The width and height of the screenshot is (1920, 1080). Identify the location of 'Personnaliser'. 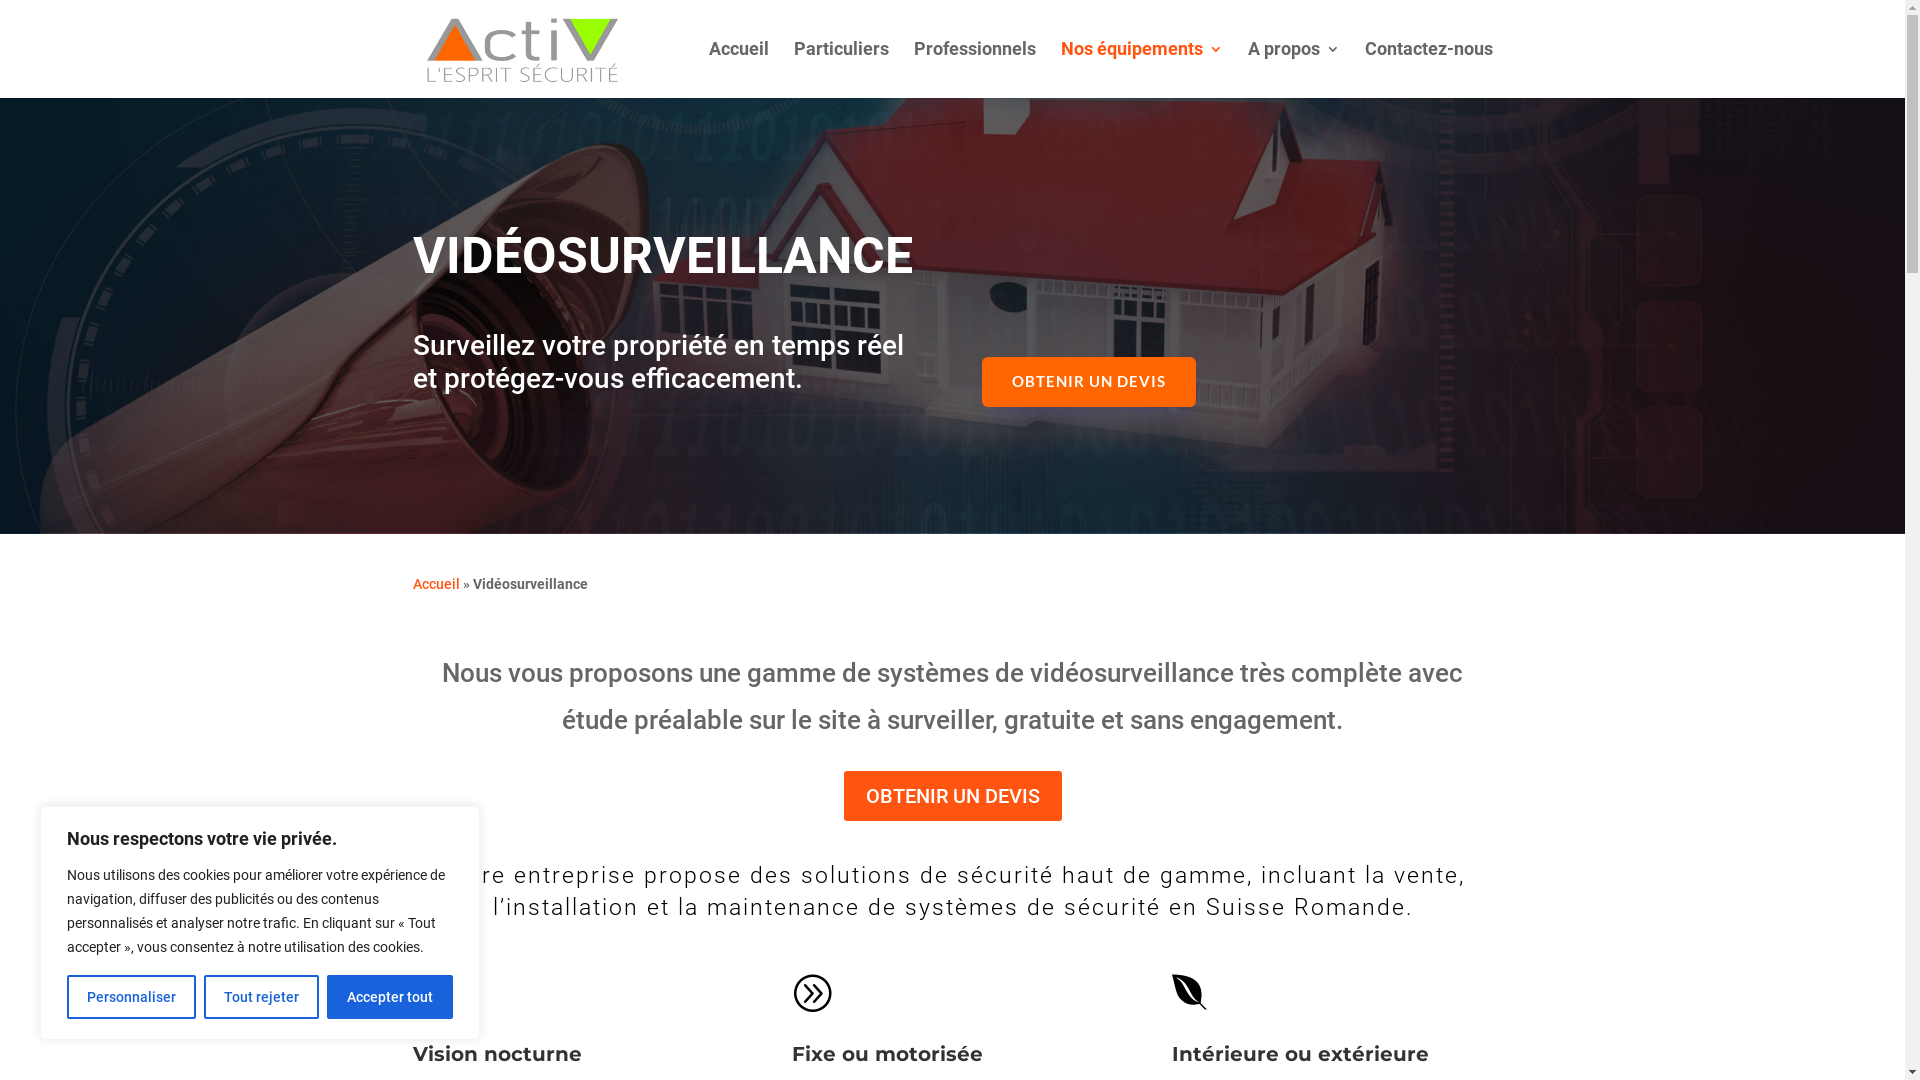
(130, 996).